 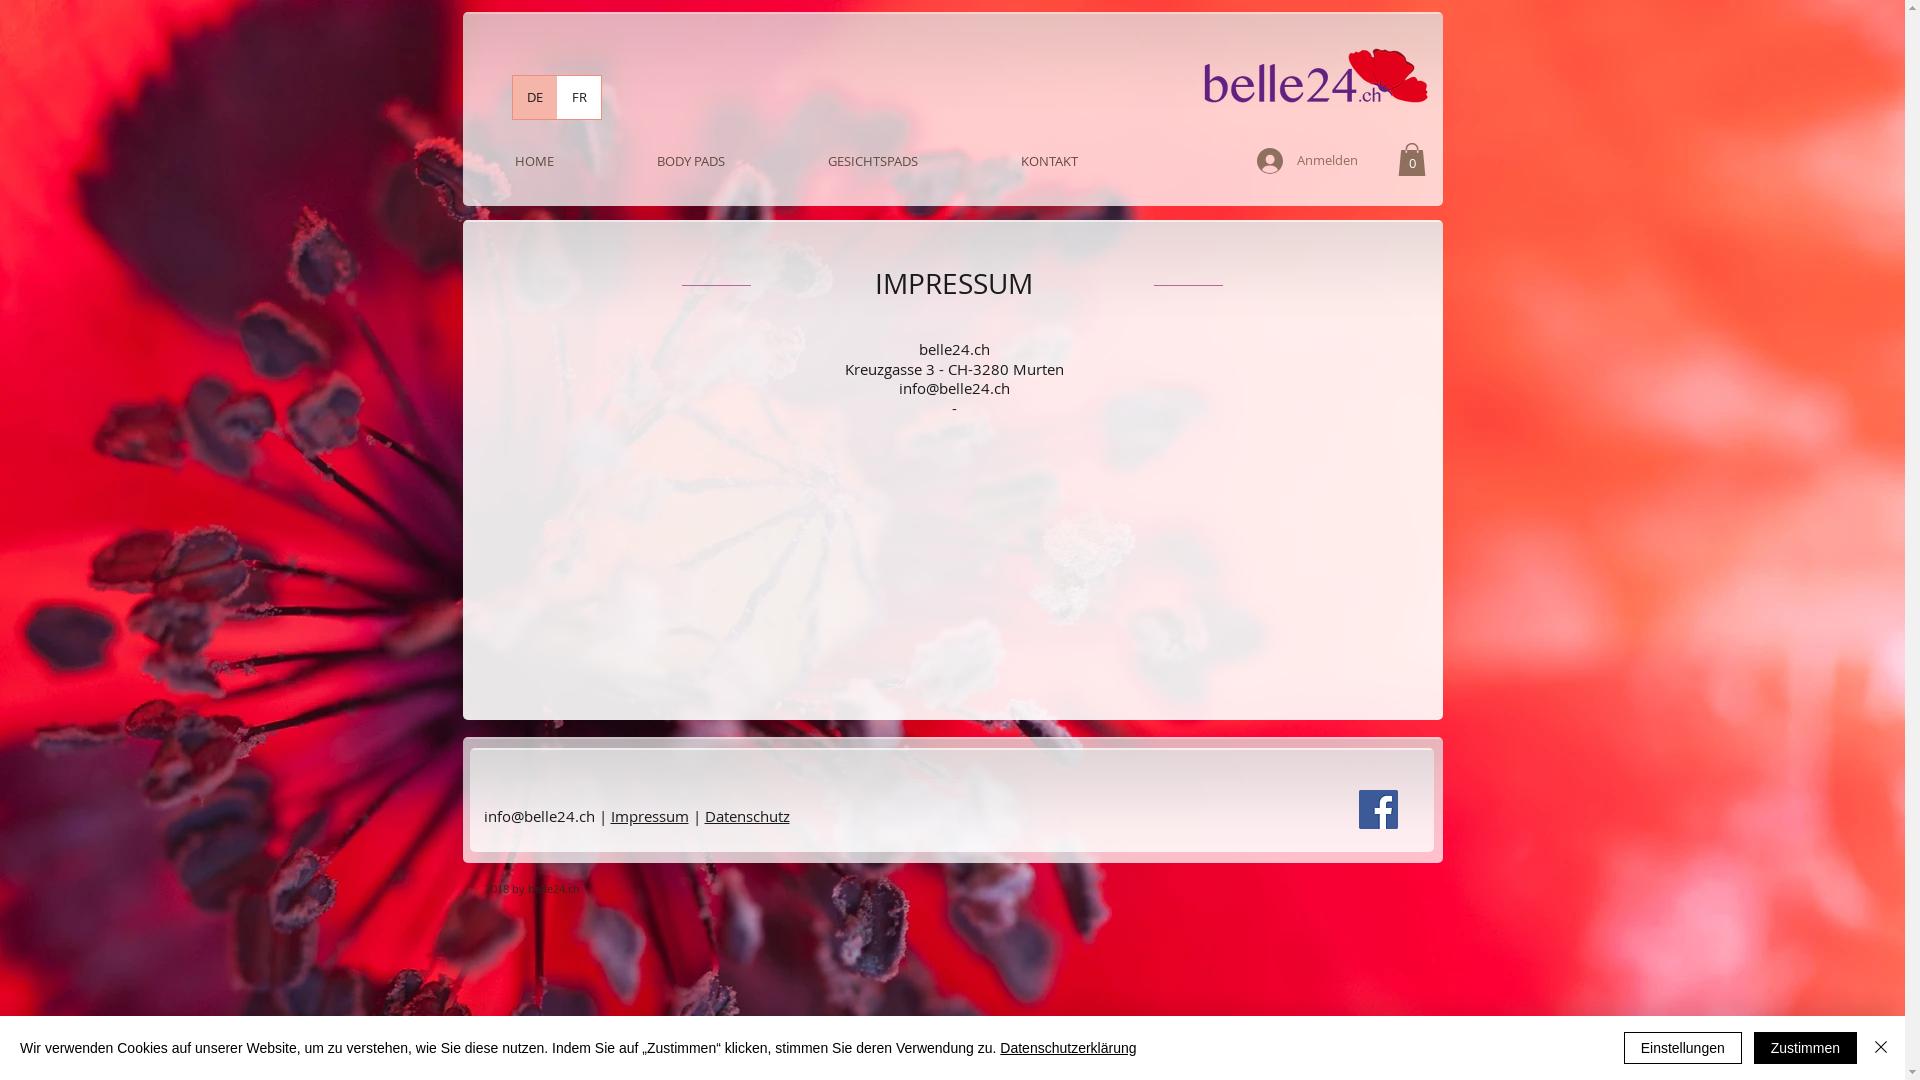 I want to click on 'KONTAKT', so click(x=1049, y=160).